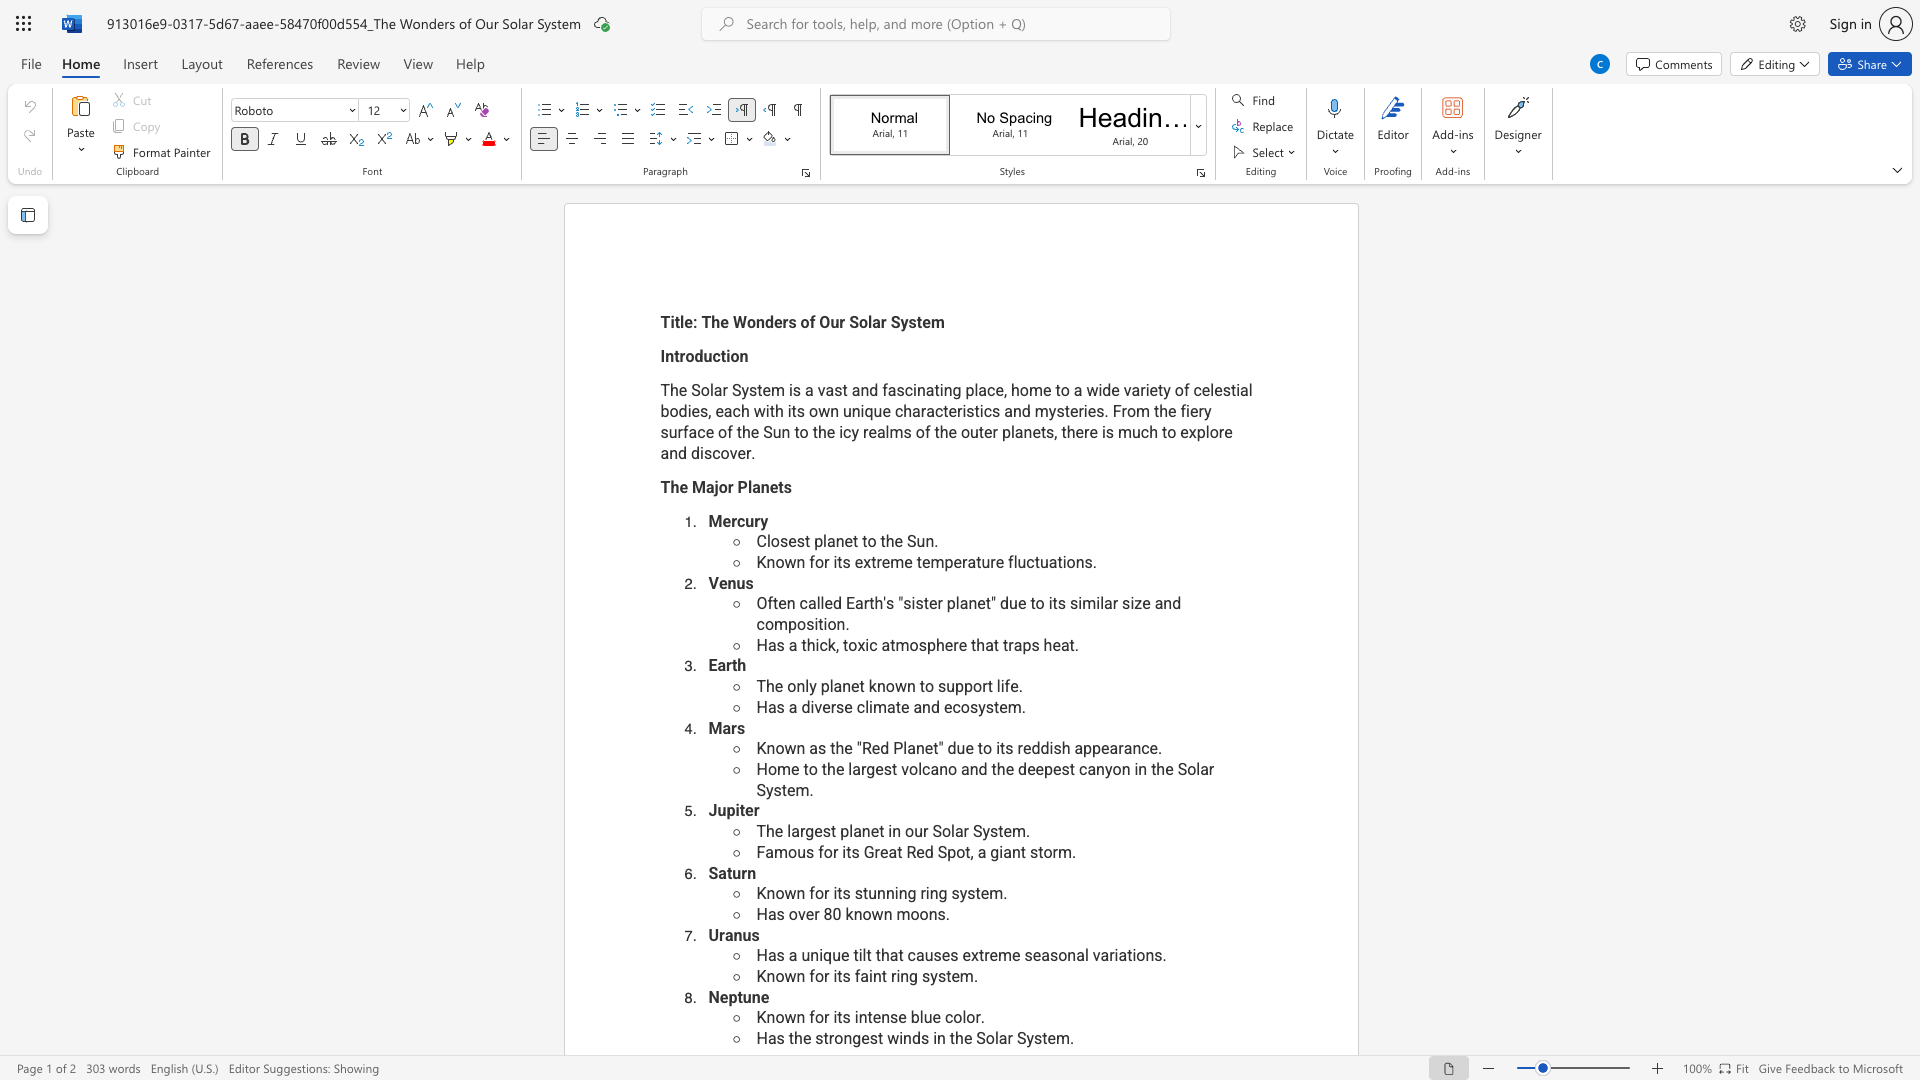 Image resolution: width=1920 pixels, height=1080 pixels. I want to click on the subset text "rodu" within the text "Introduction", so click(679, 355).